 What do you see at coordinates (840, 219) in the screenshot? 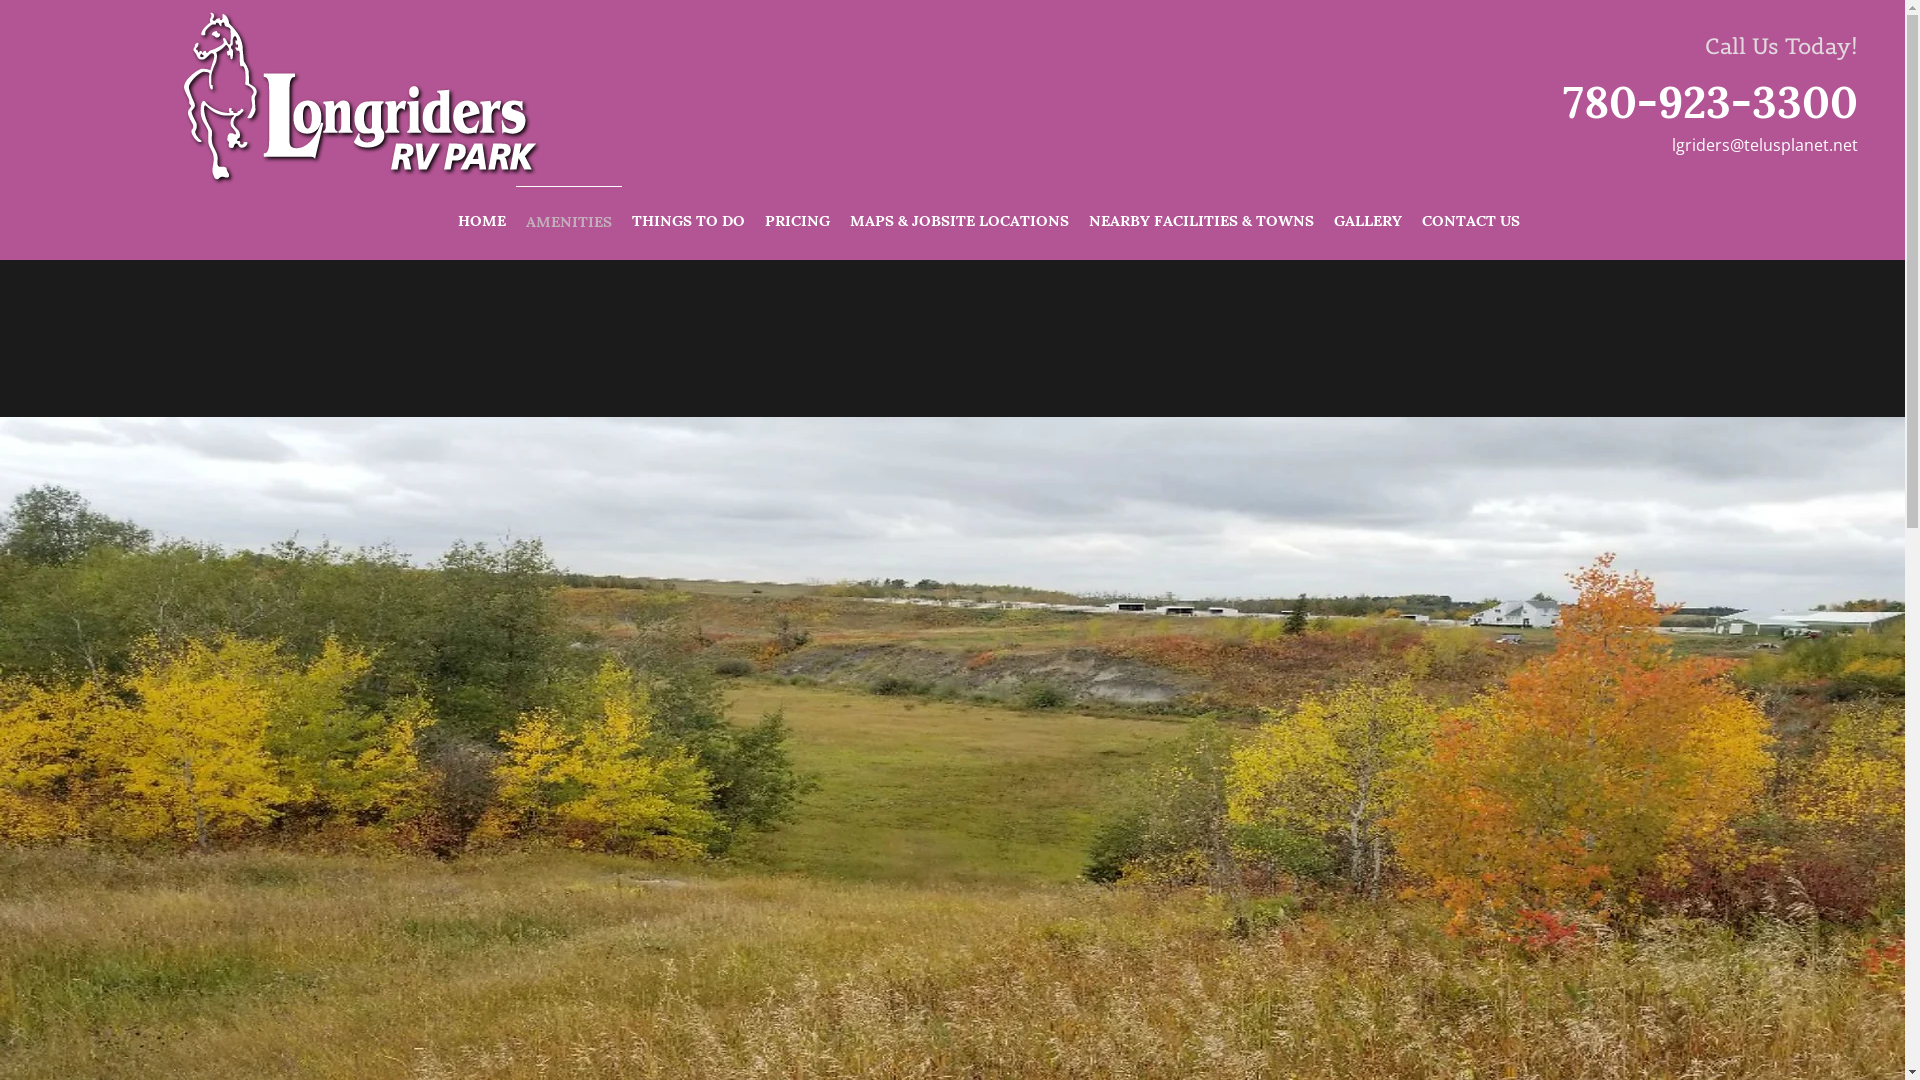
I see `'MAPS & JOBSITE LOCATIONS'` at bounding box center [840, 219].